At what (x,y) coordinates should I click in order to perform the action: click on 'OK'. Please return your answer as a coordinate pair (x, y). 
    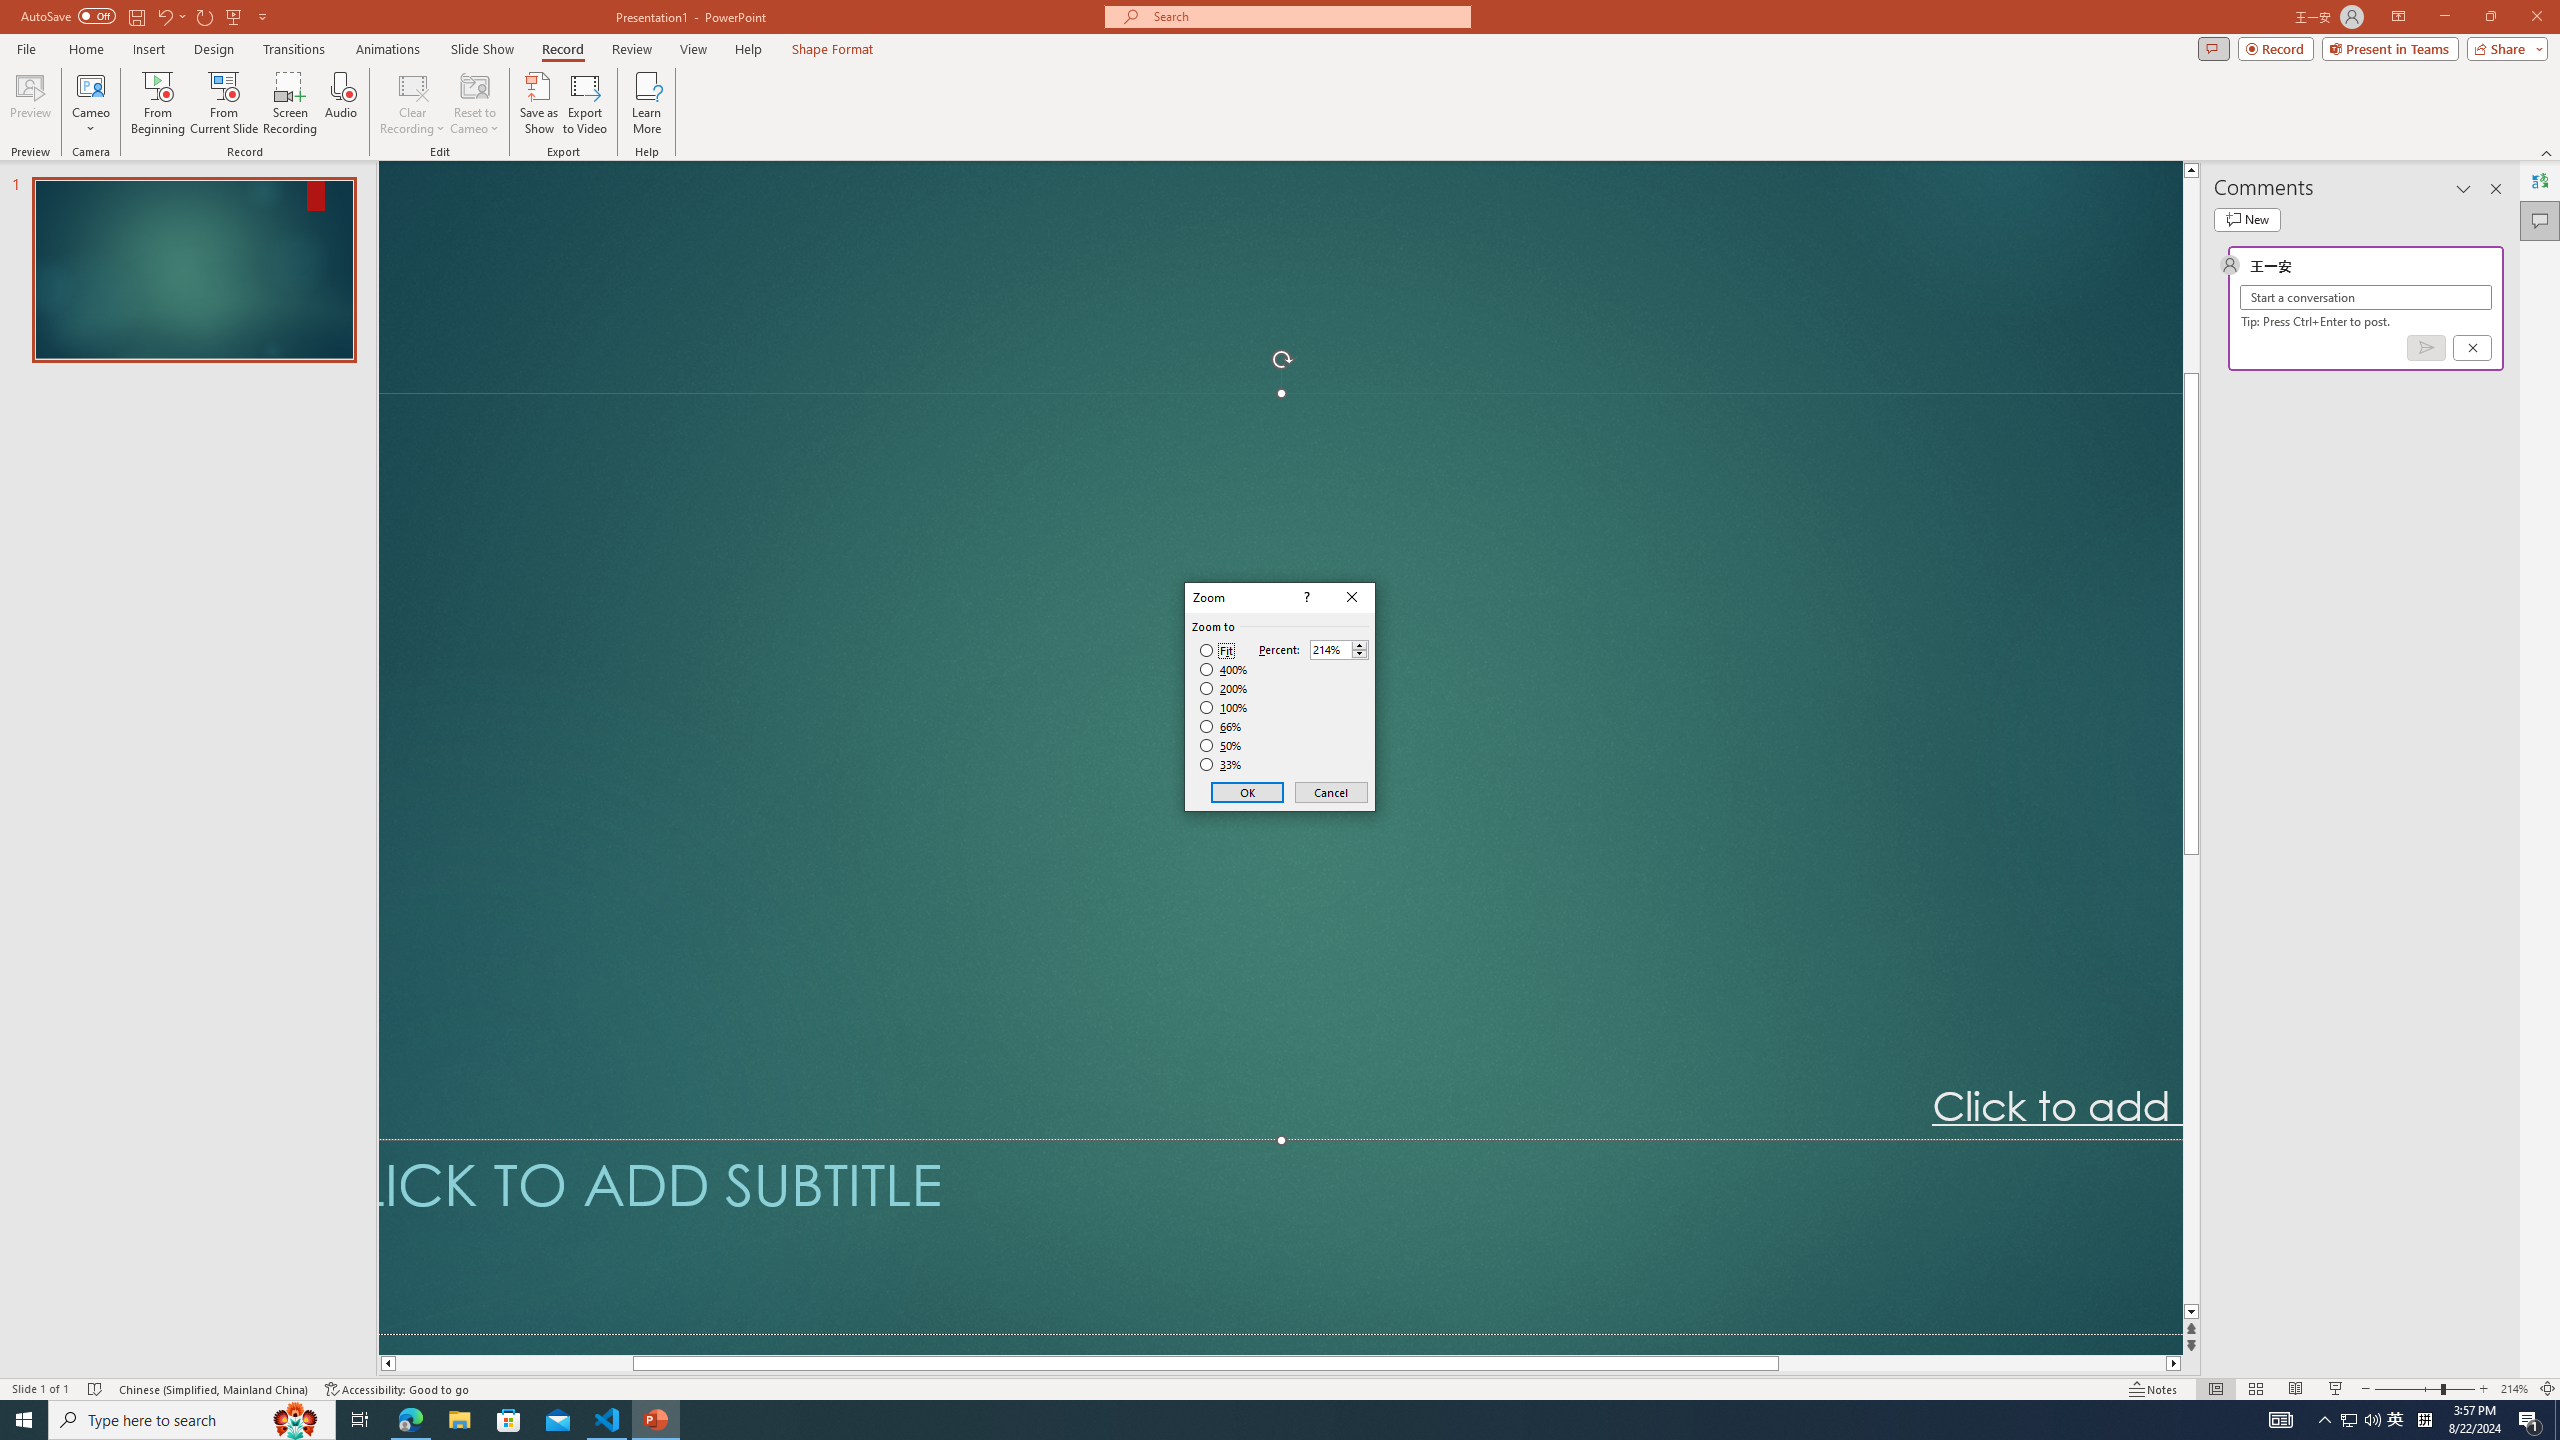
    Looking at the image, I should click on (1247, 792).